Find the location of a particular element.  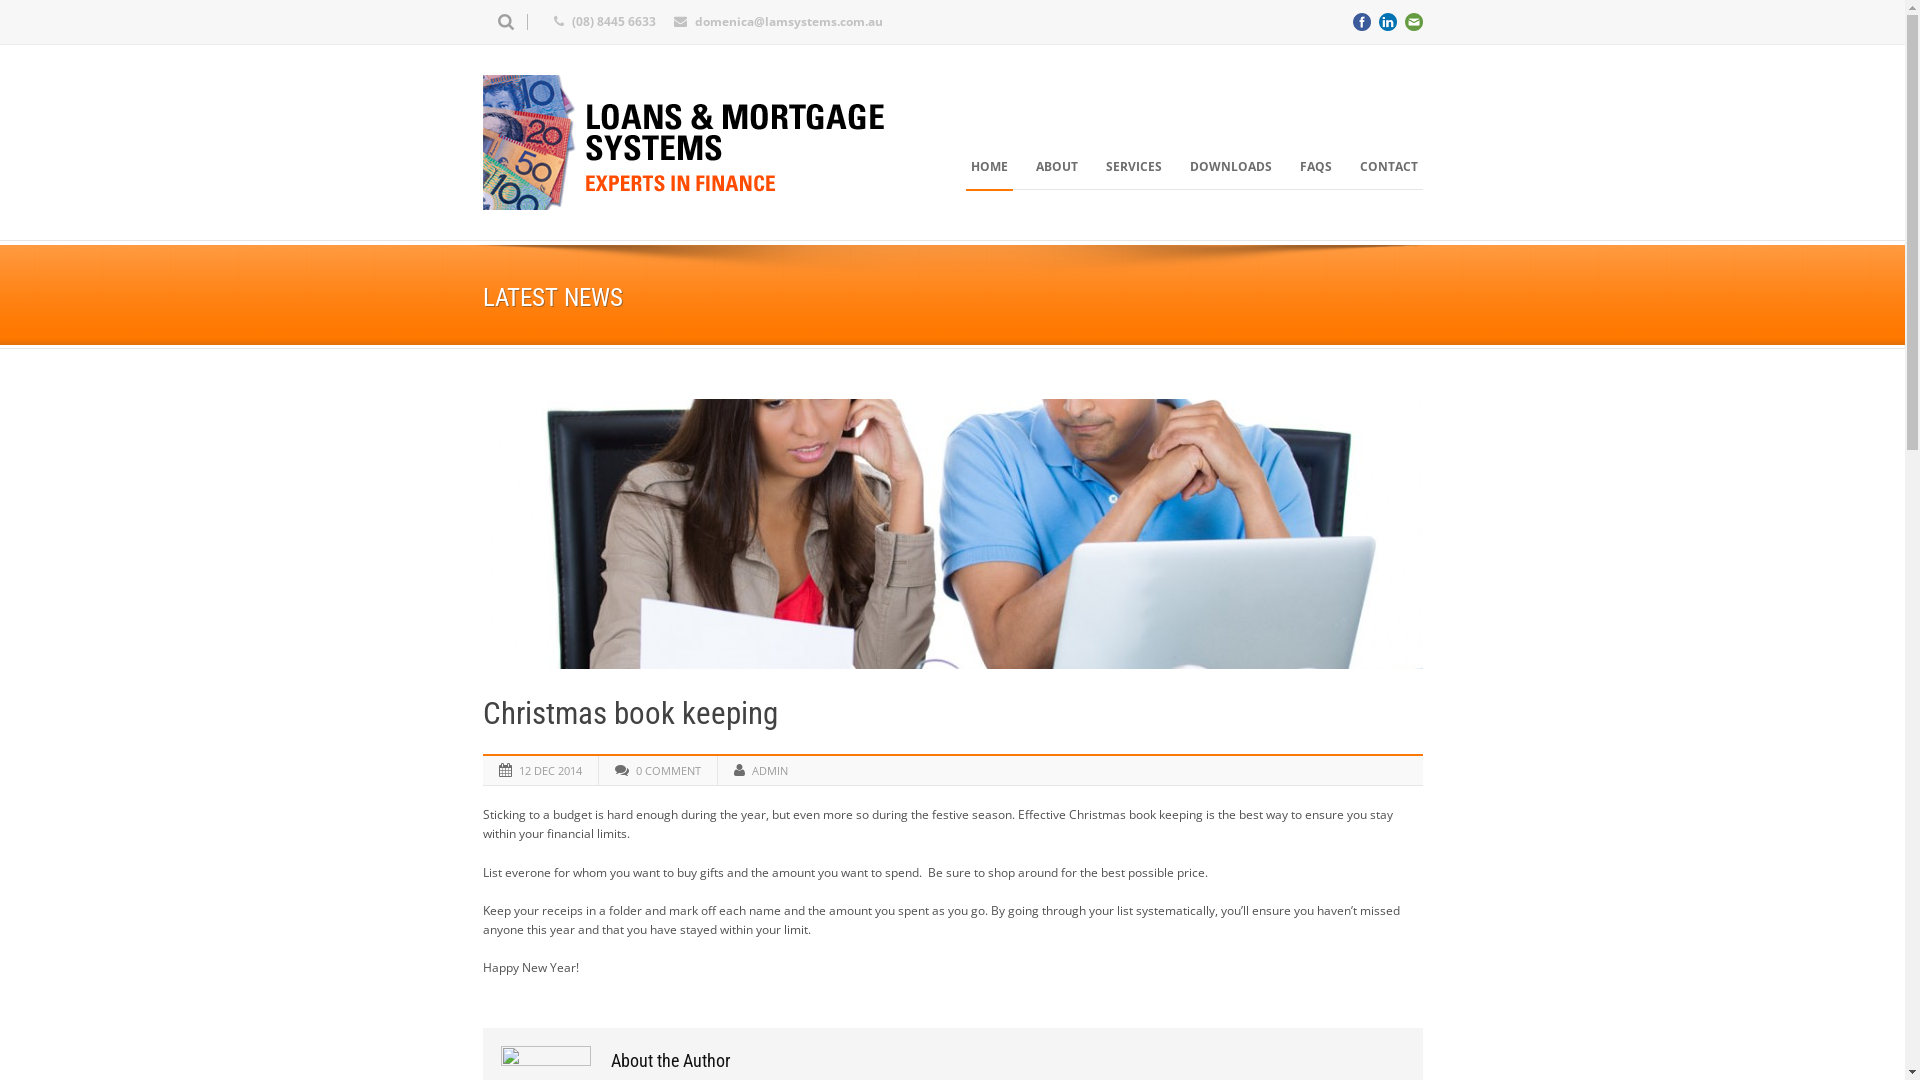

'HOME' is located at coordinates (989, 165).